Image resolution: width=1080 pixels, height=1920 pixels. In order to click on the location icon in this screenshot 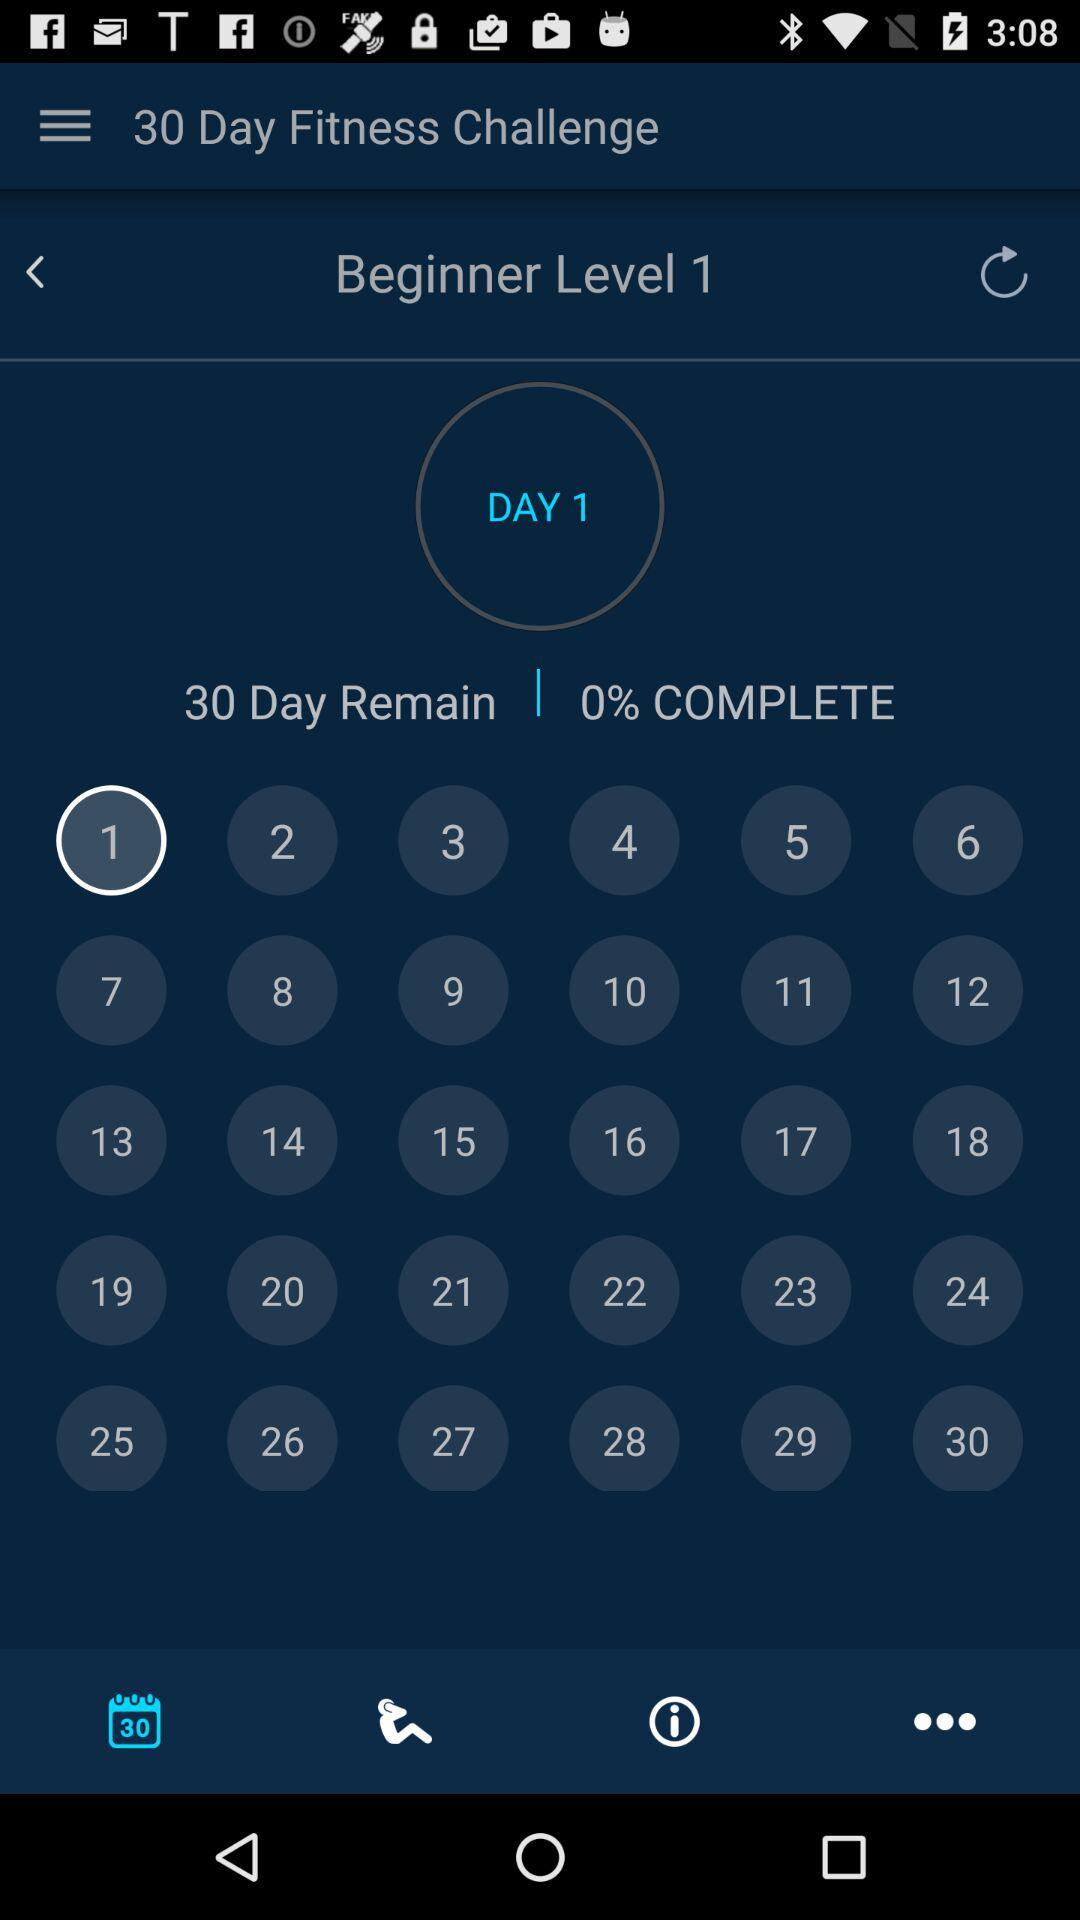, I will do `click(282, 1058)`.